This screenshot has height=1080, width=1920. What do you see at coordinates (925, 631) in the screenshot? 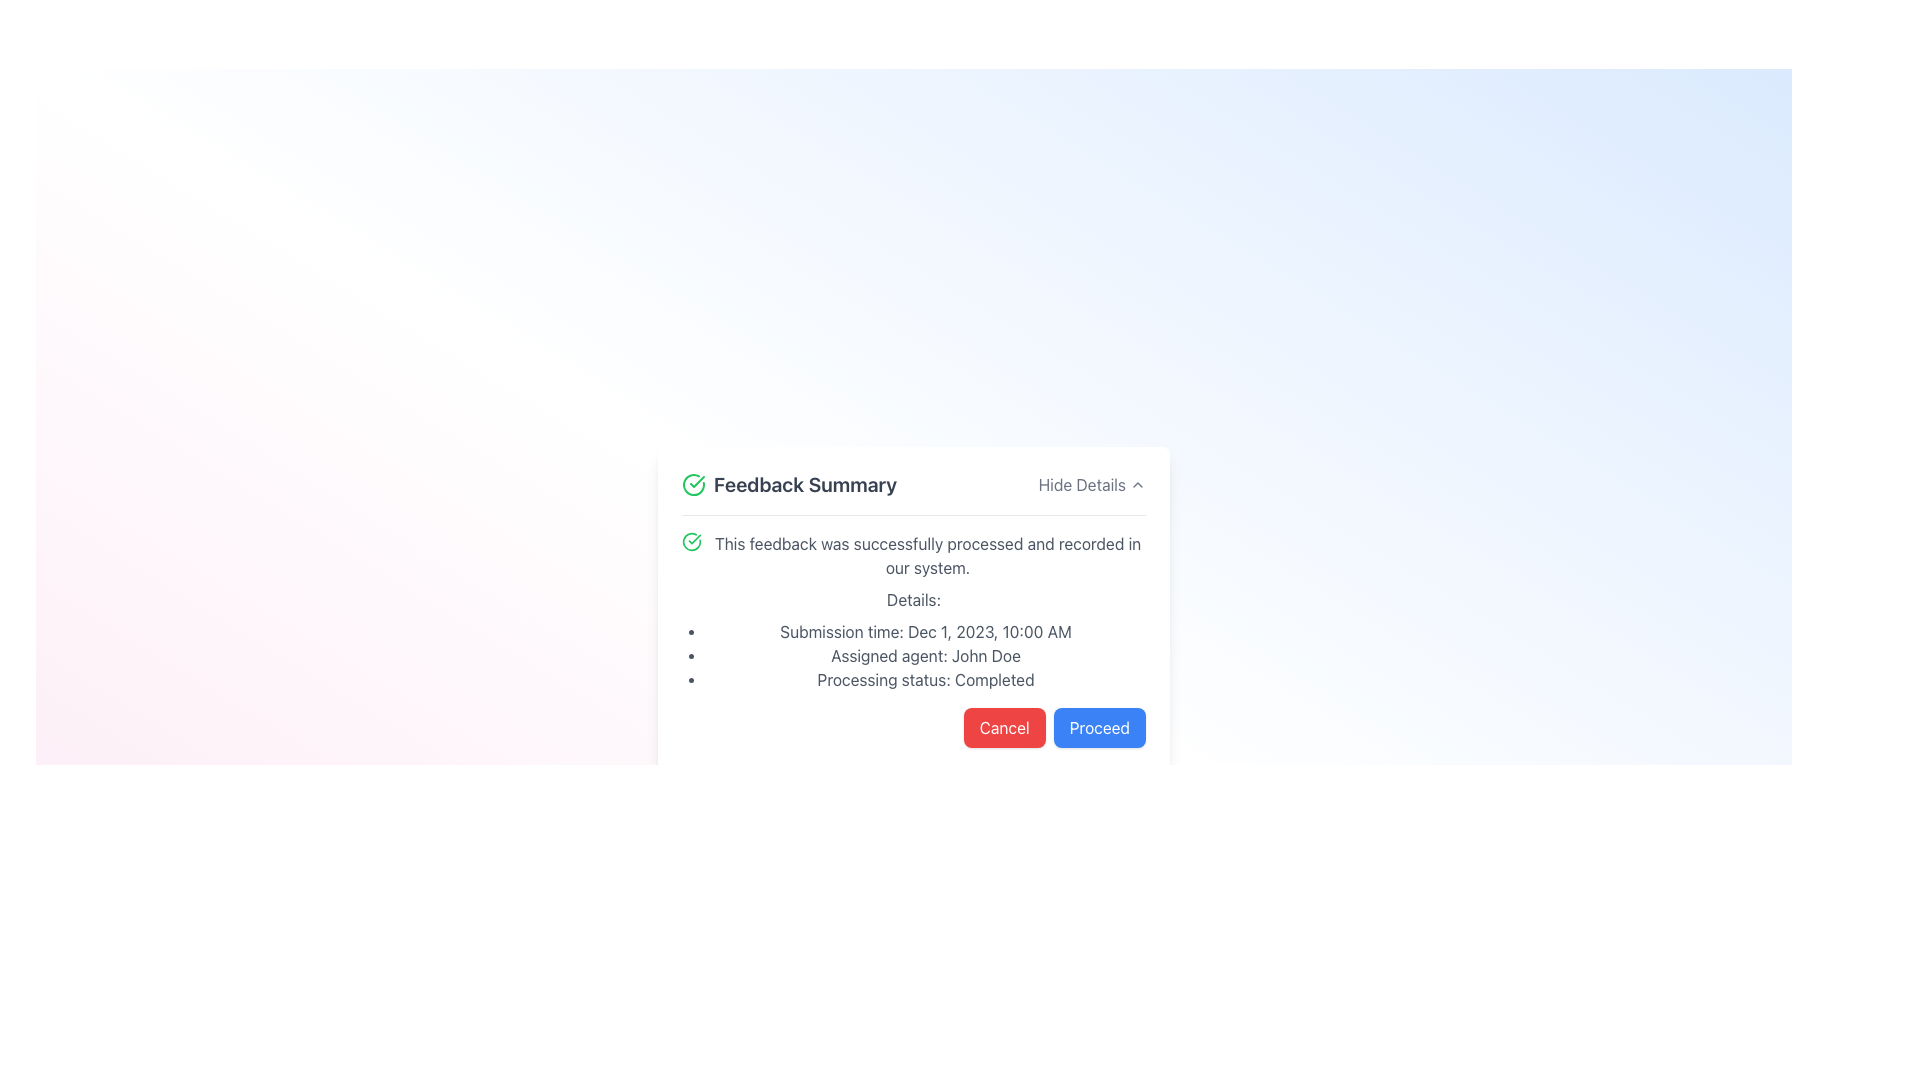
I see `the first item in the bullet-point list under the 'Details' section that displays the specific date and time of the submission` at bounding box center [925, 631].